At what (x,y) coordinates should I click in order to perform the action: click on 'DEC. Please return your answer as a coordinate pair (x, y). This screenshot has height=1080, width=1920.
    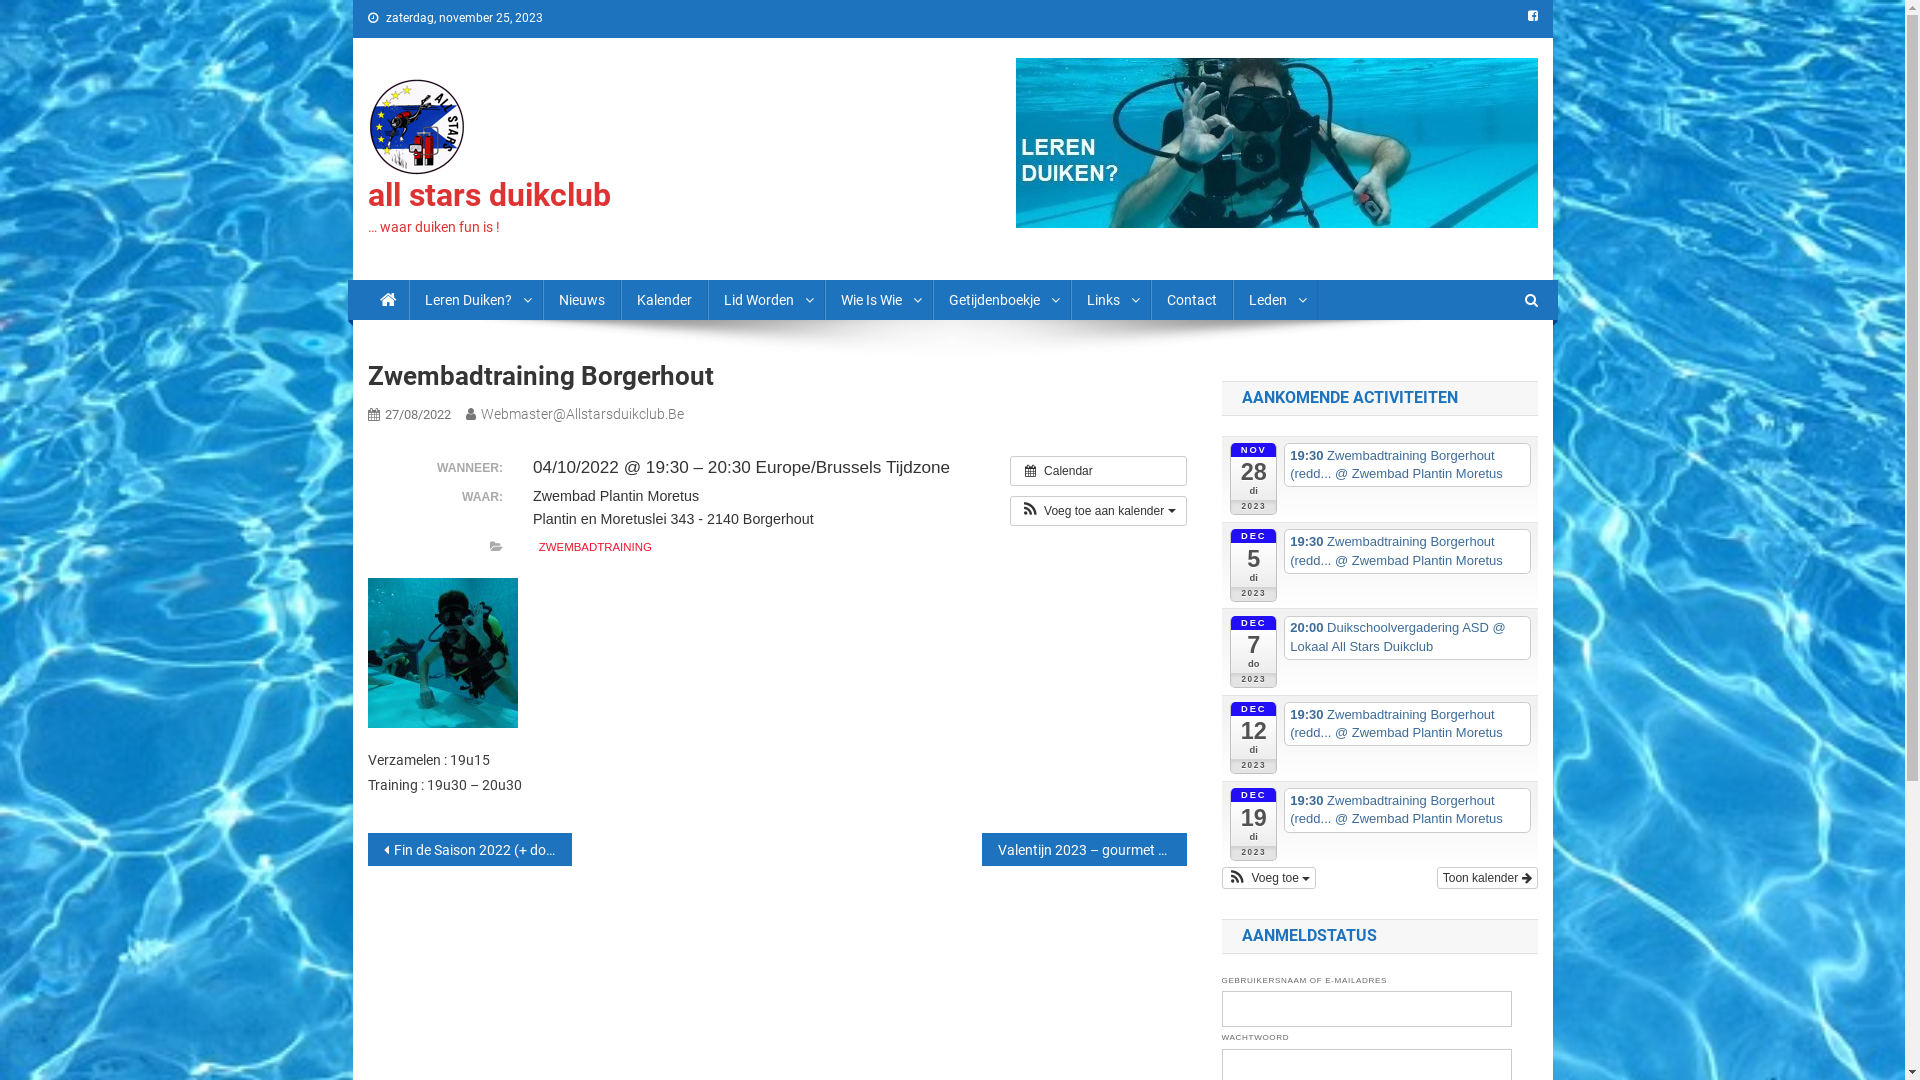
    Looking at the image, I should click on (1252, 564).